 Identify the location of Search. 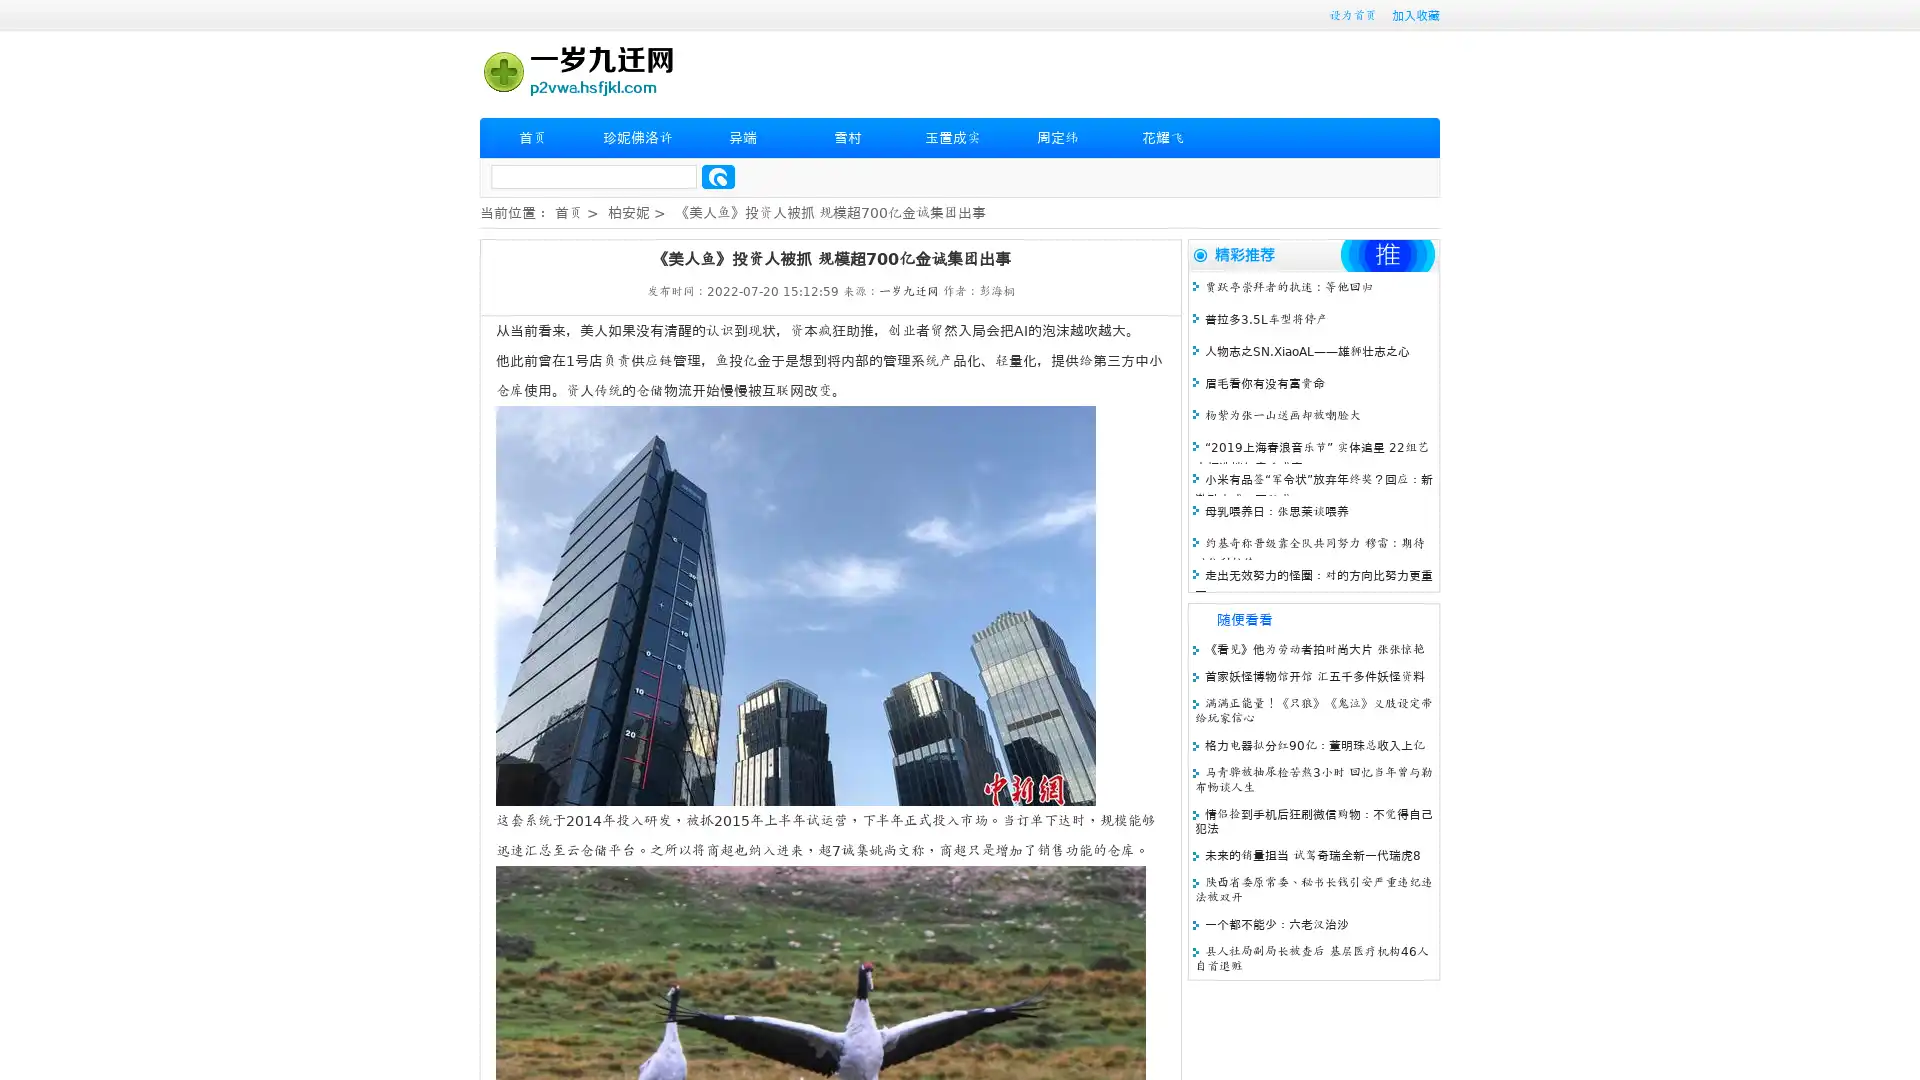
(718, 176).